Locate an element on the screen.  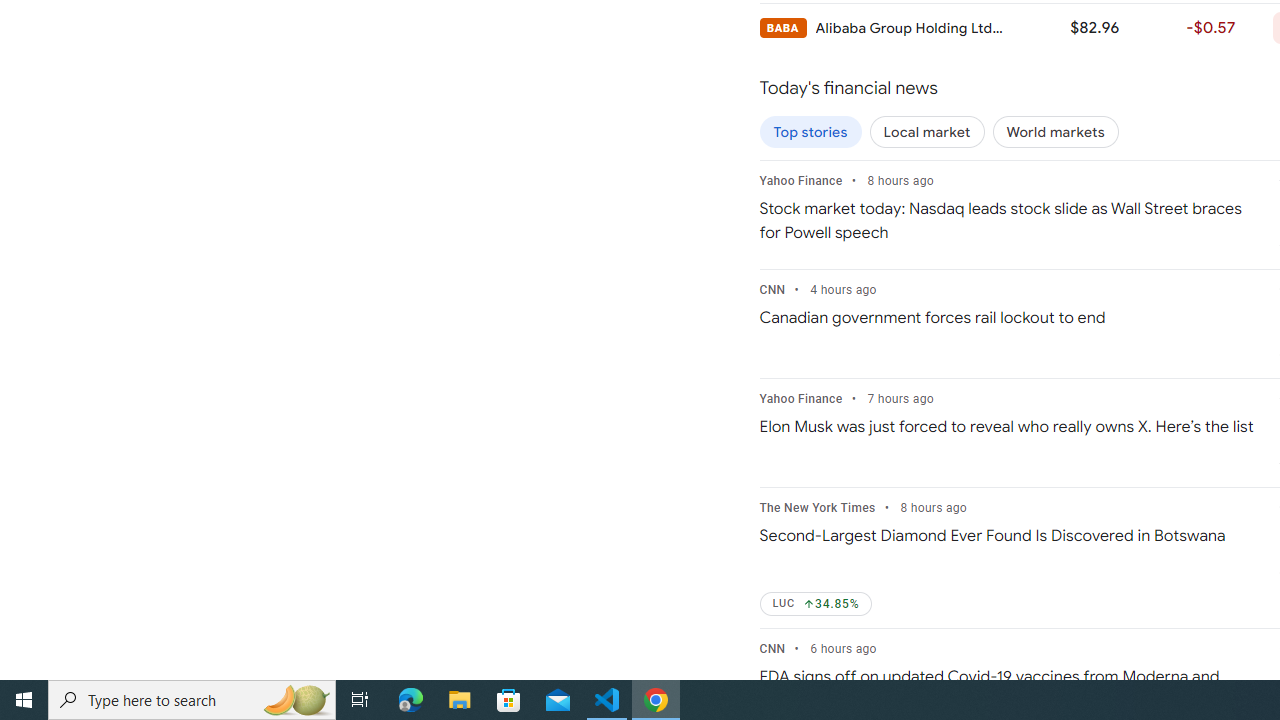
'LUC Up by 34.85%' is located at coordinates (816, 603).